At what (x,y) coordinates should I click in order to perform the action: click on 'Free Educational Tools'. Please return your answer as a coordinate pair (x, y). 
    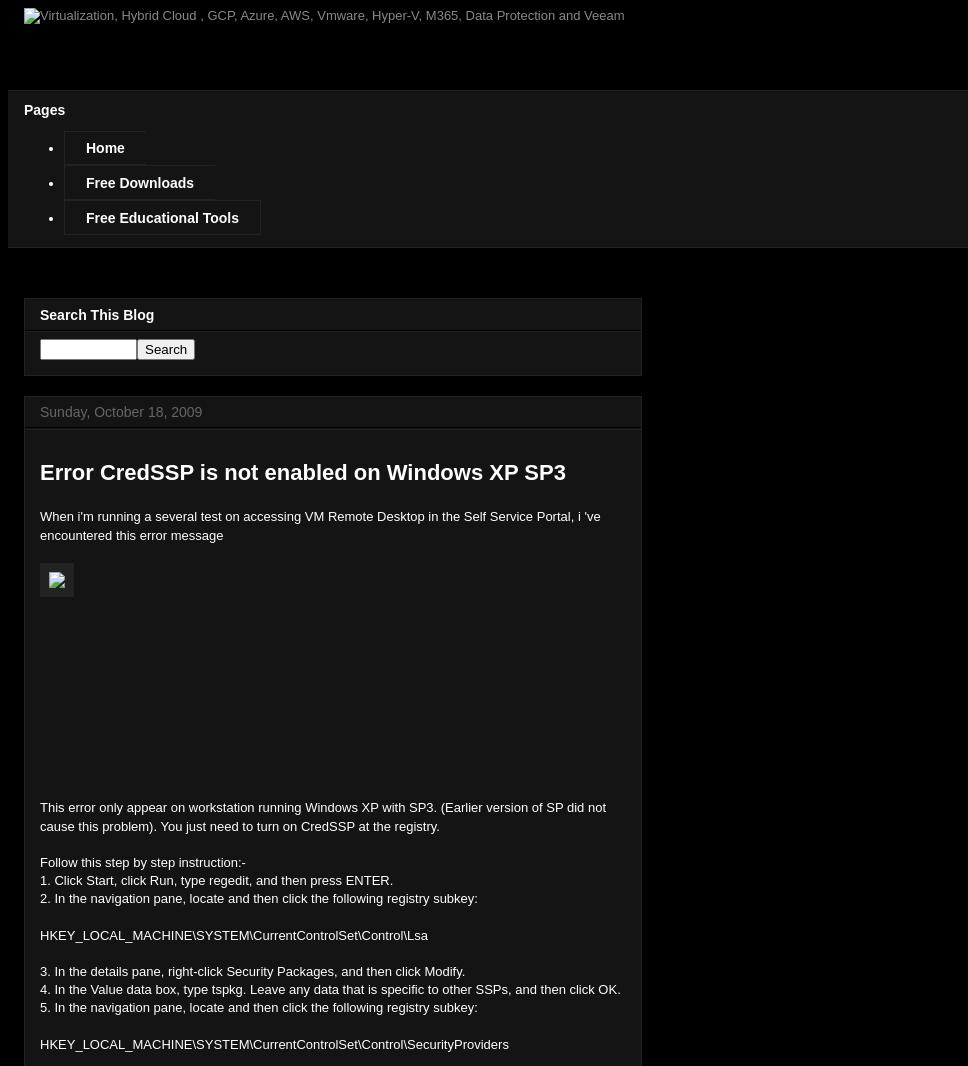
    Looking at the image, I should click on (162, 216).